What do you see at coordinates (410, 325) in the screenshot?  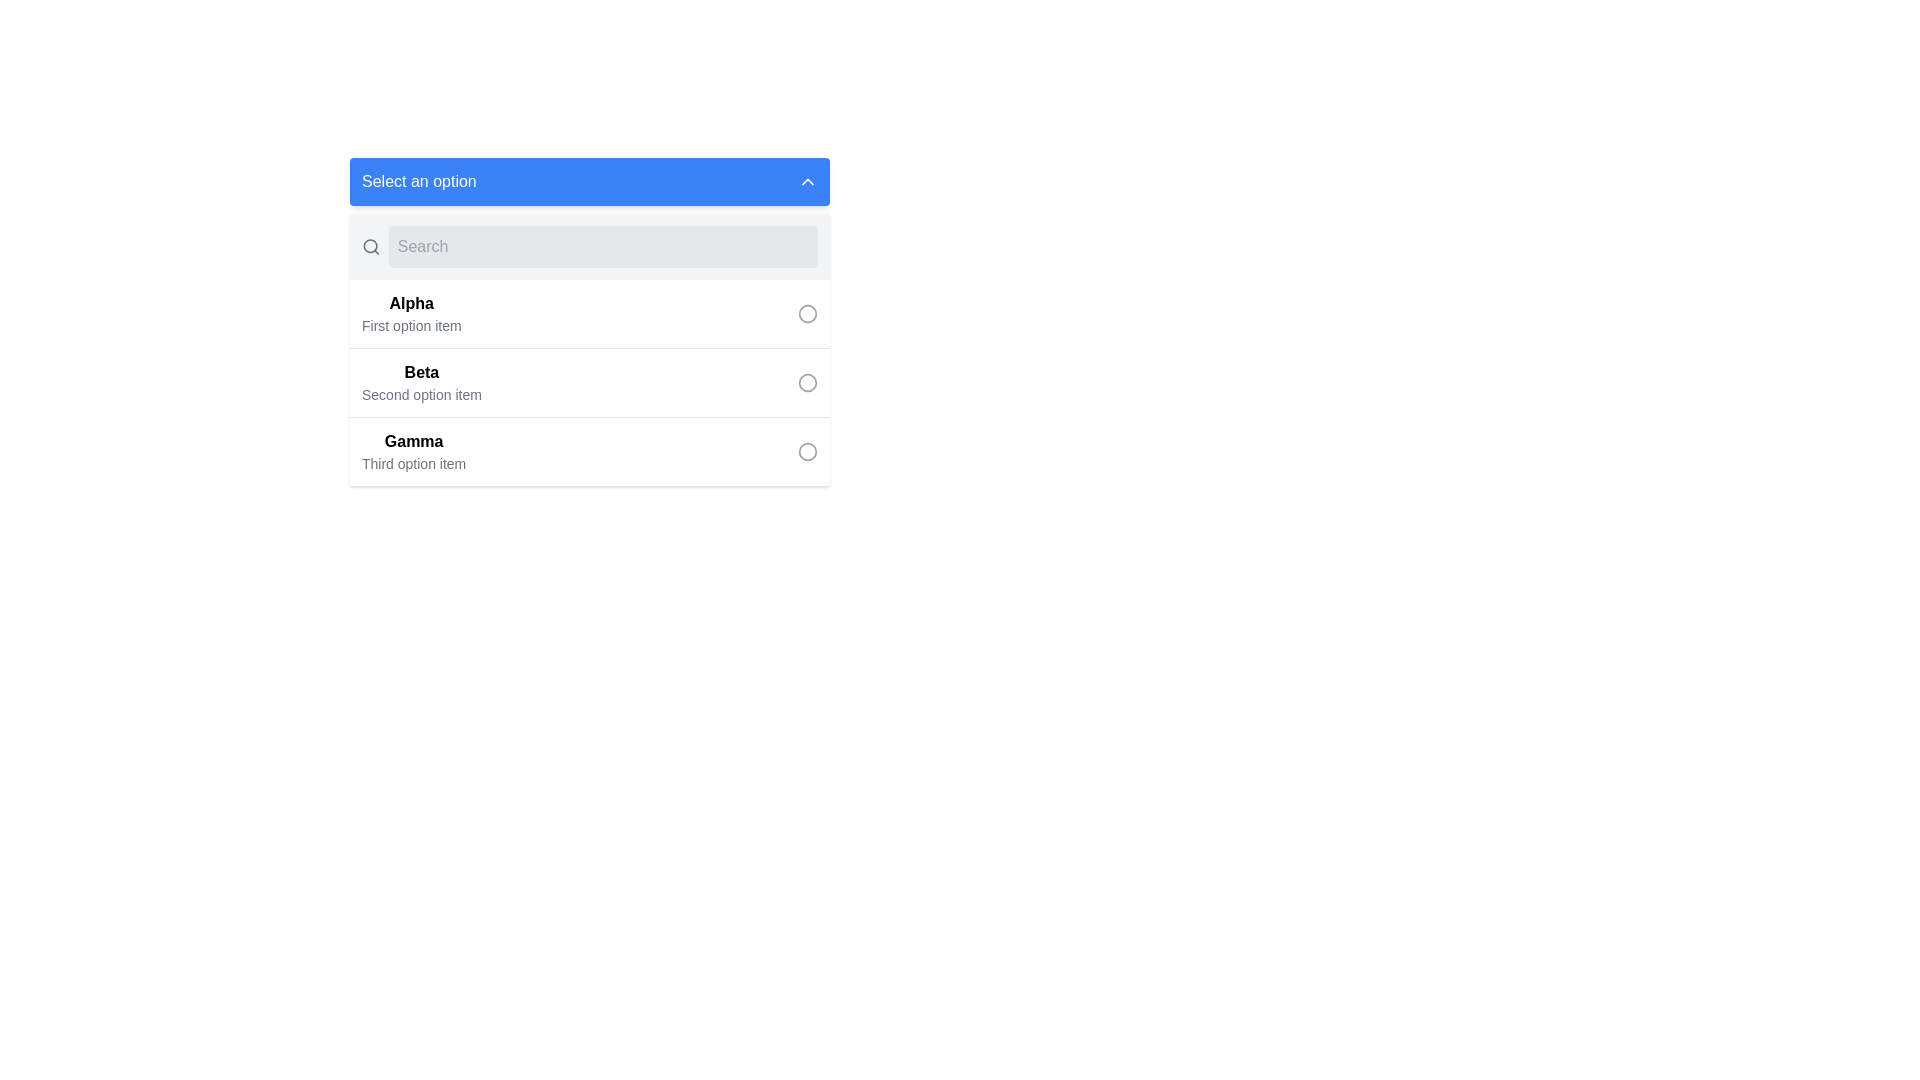 I see `the text label that provides additional detail for the option labeled 'Alpha', located directly below the bolded label 'Alpha'` at bounding box center [410, 325].